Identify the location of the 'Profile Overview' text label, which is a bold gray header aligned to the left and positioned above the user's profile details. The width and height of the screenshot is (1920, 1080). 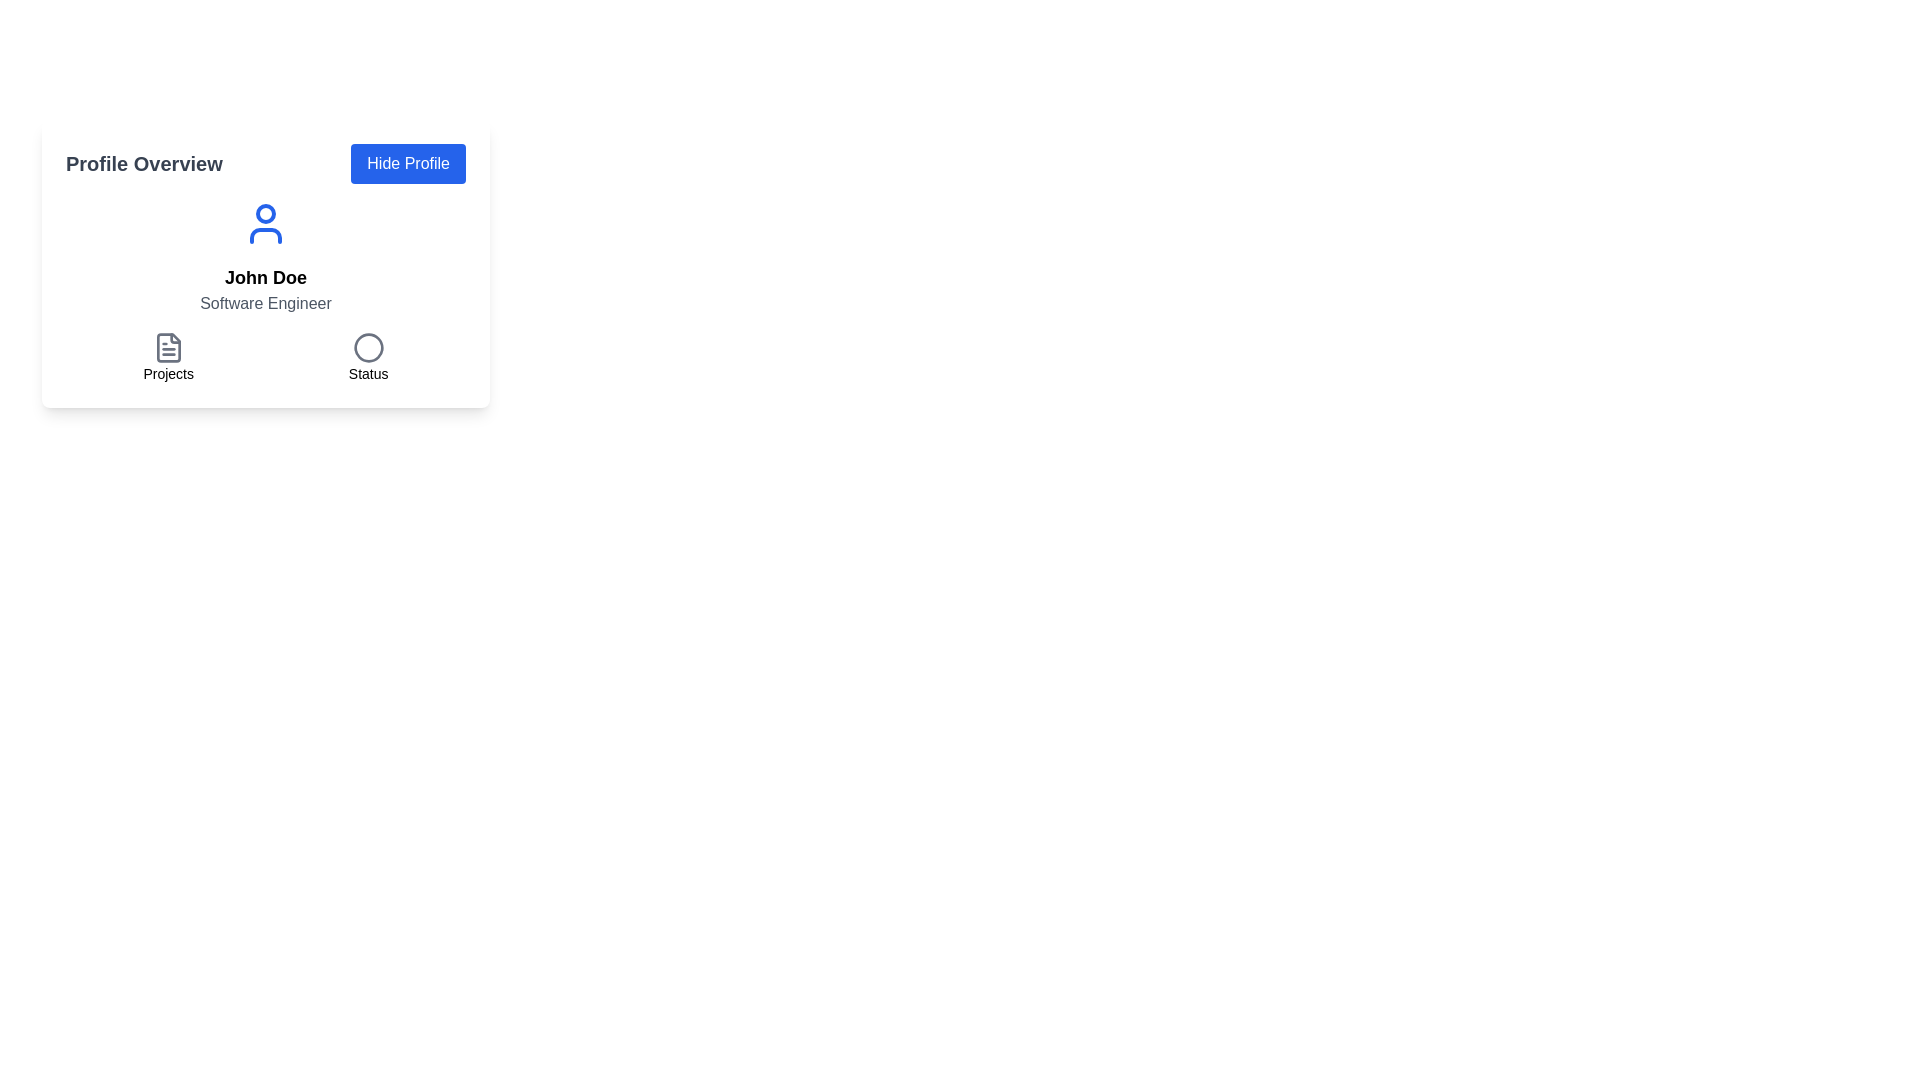
(143, 163).